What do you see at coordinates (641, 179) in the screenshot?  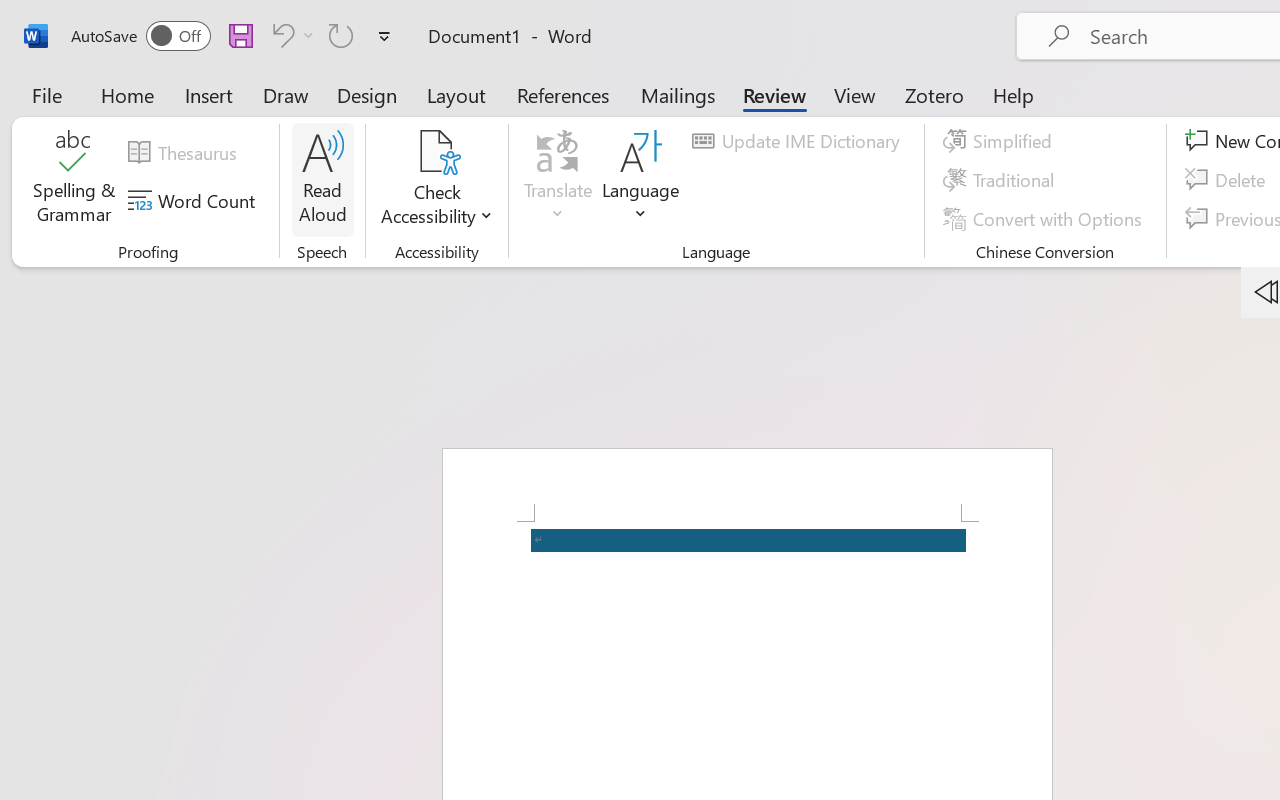 I see `'Language'` at bounding box center [641, 179].